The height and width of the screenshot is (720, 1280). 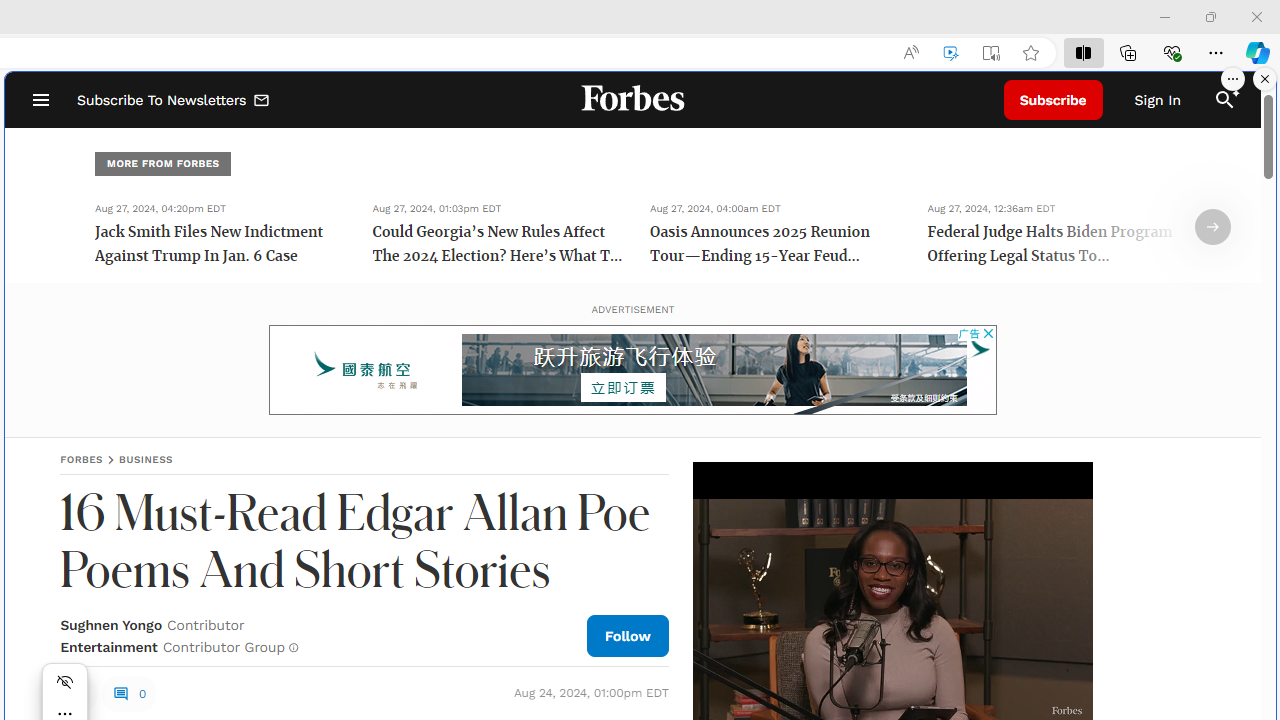 I want to click on 'Enter Immersive Reader (F9)', so click(x=991, y=52).